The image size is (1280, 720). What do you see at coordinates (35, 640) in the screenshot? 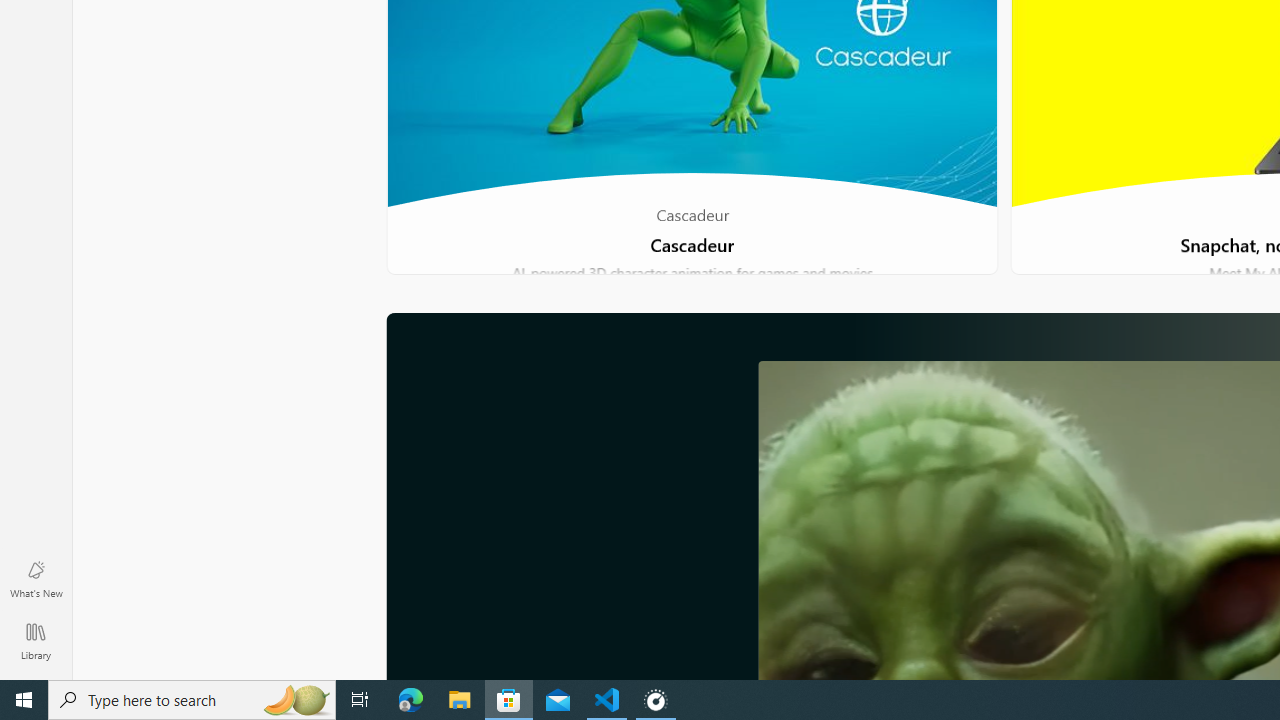
I see `'Library'` at bounding box center [35, 640].